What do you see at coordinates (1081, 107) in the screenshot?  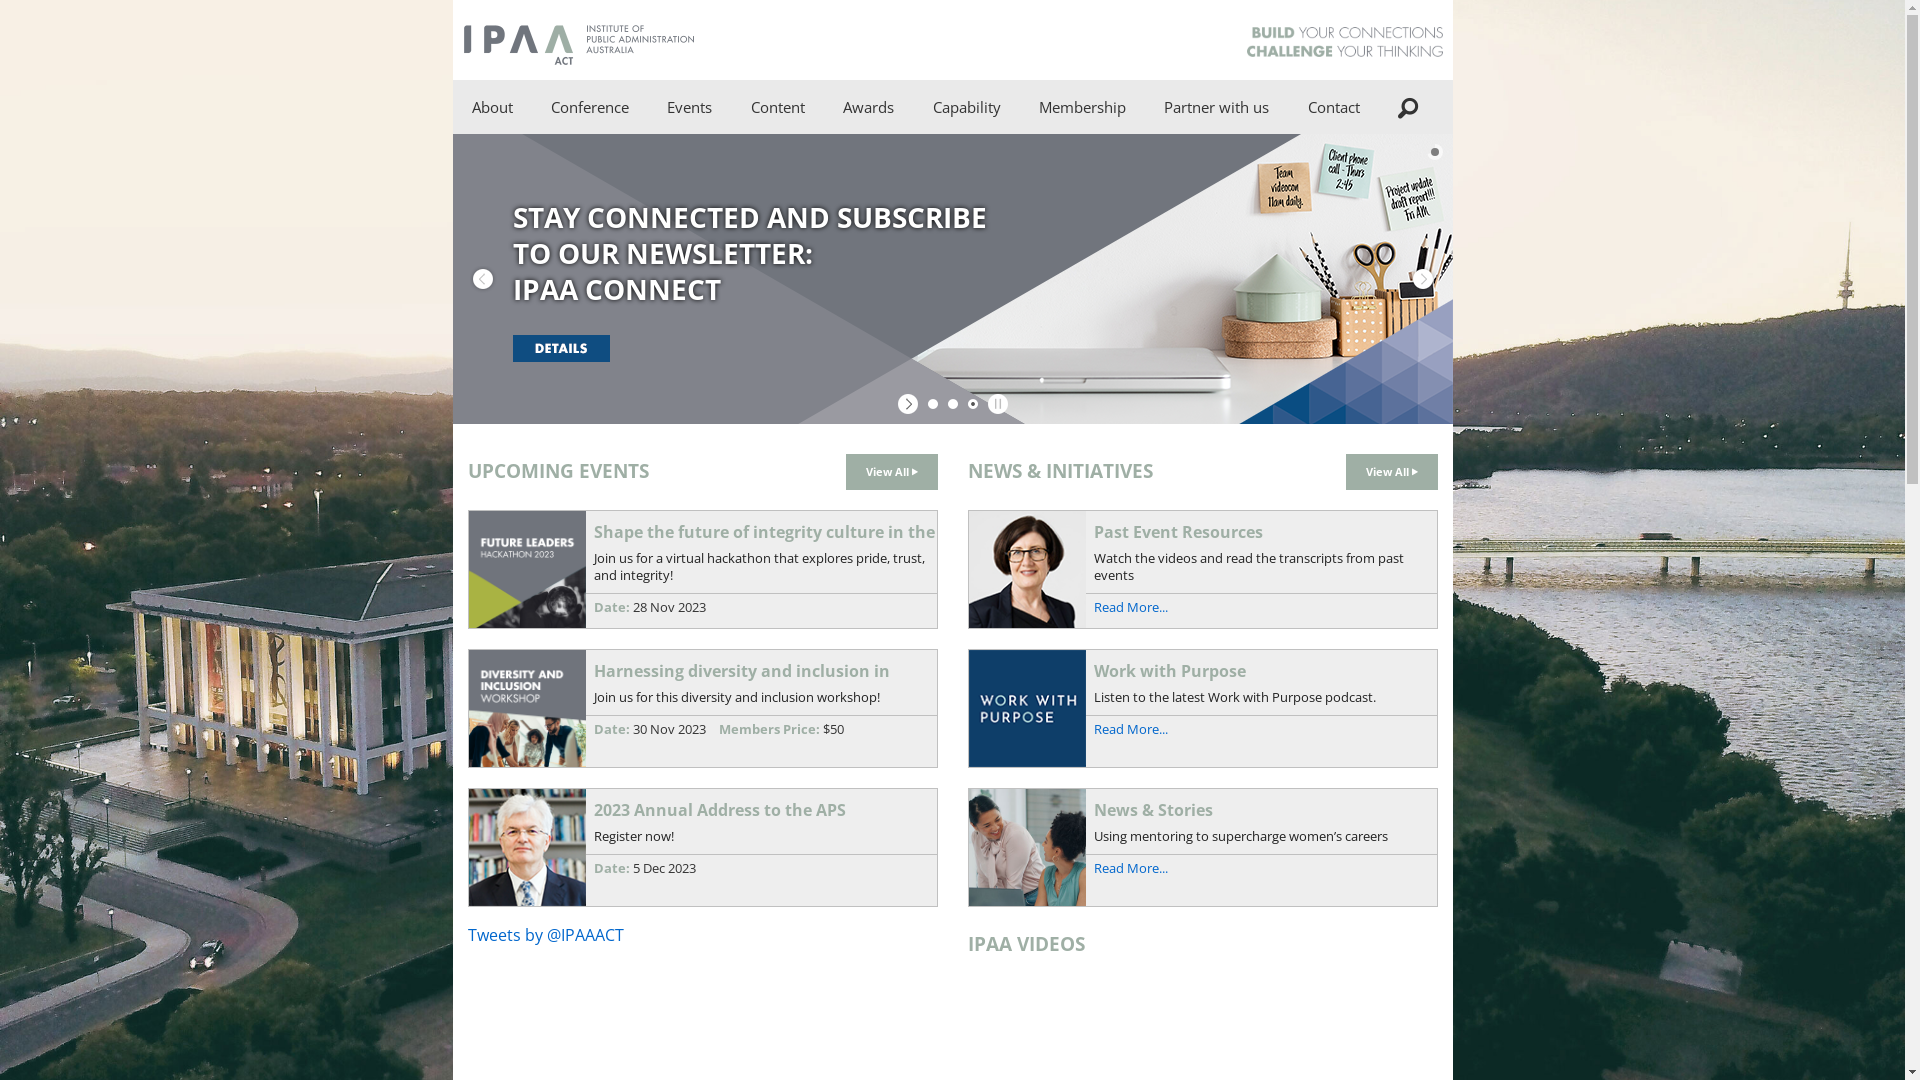 I see `'Membership'` at bounding box center [1081, 107].